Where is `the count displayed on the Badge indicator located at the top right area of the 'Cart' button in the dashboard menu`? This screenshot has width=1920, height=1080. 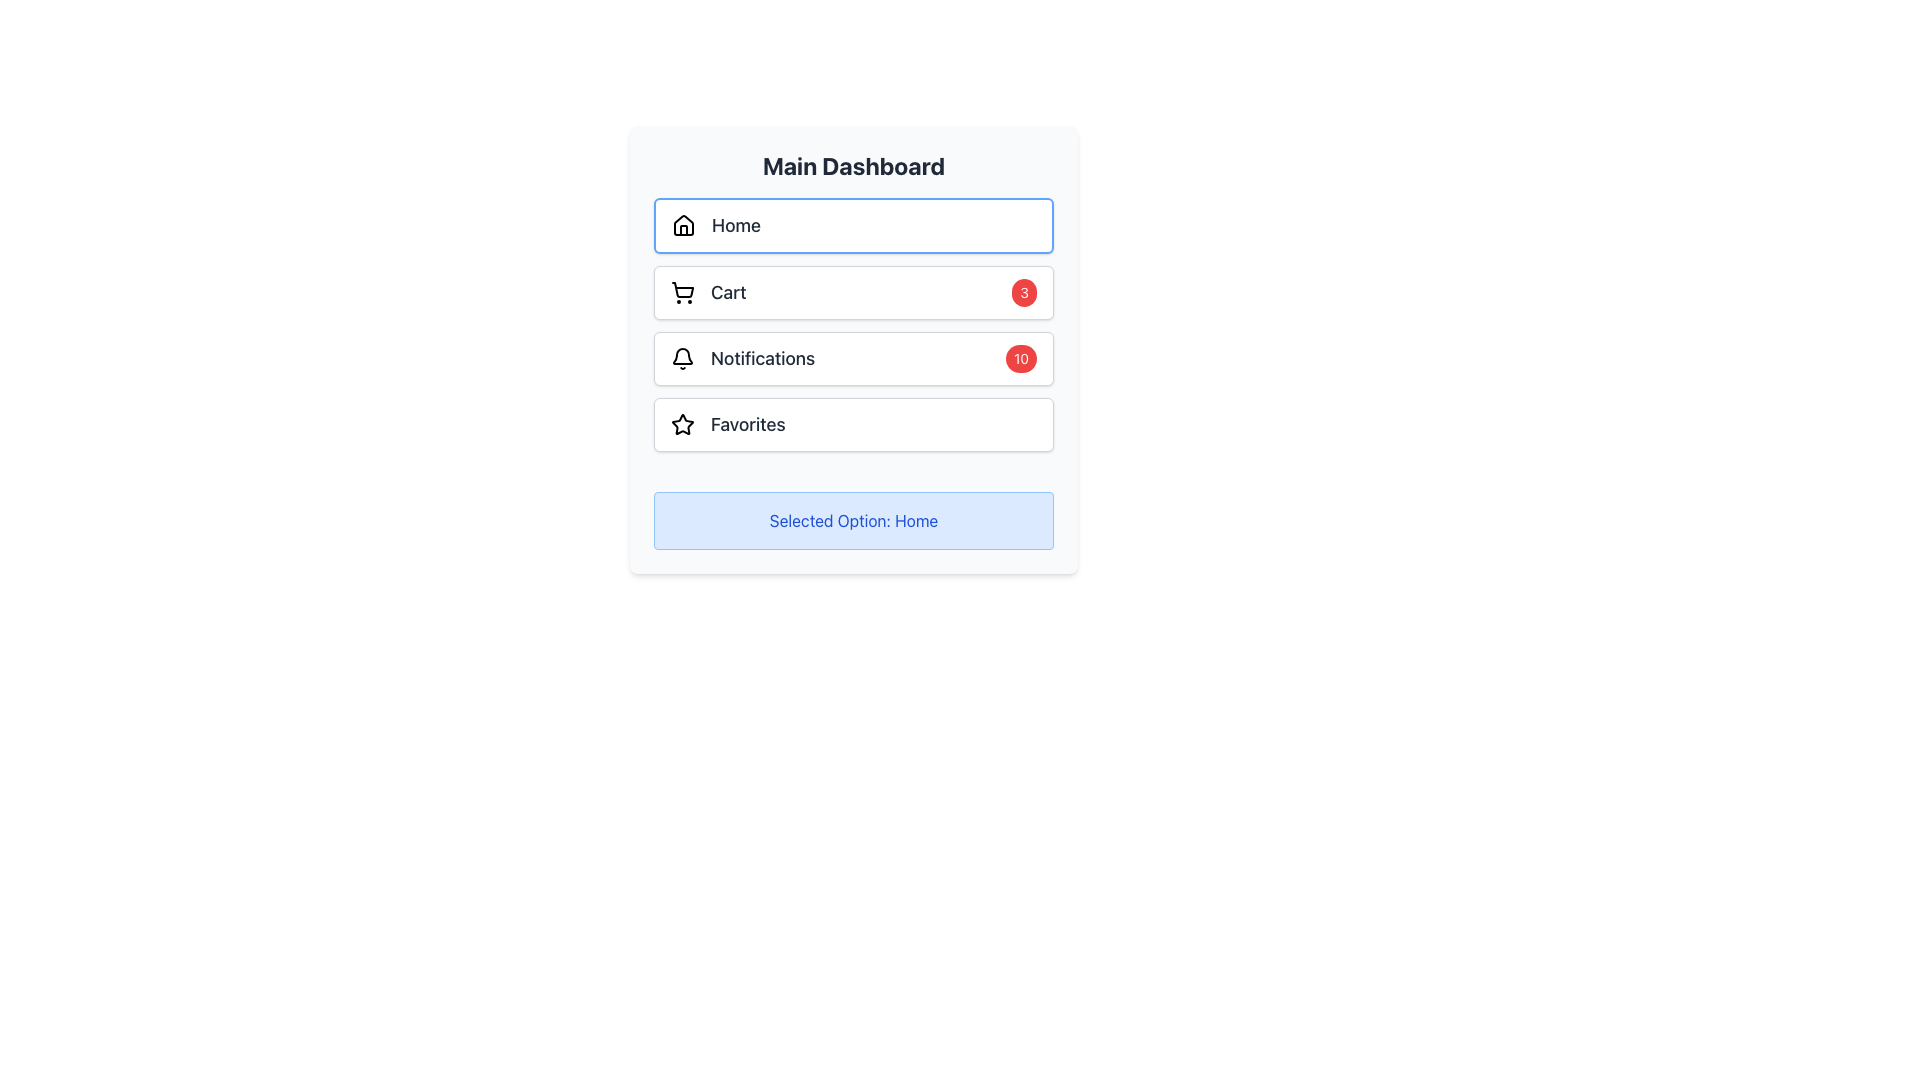
the count displayed on the Badge indicator located at the top right area of the 'Cart' button in the dashboard menu is located at coordinates (1024, 293).